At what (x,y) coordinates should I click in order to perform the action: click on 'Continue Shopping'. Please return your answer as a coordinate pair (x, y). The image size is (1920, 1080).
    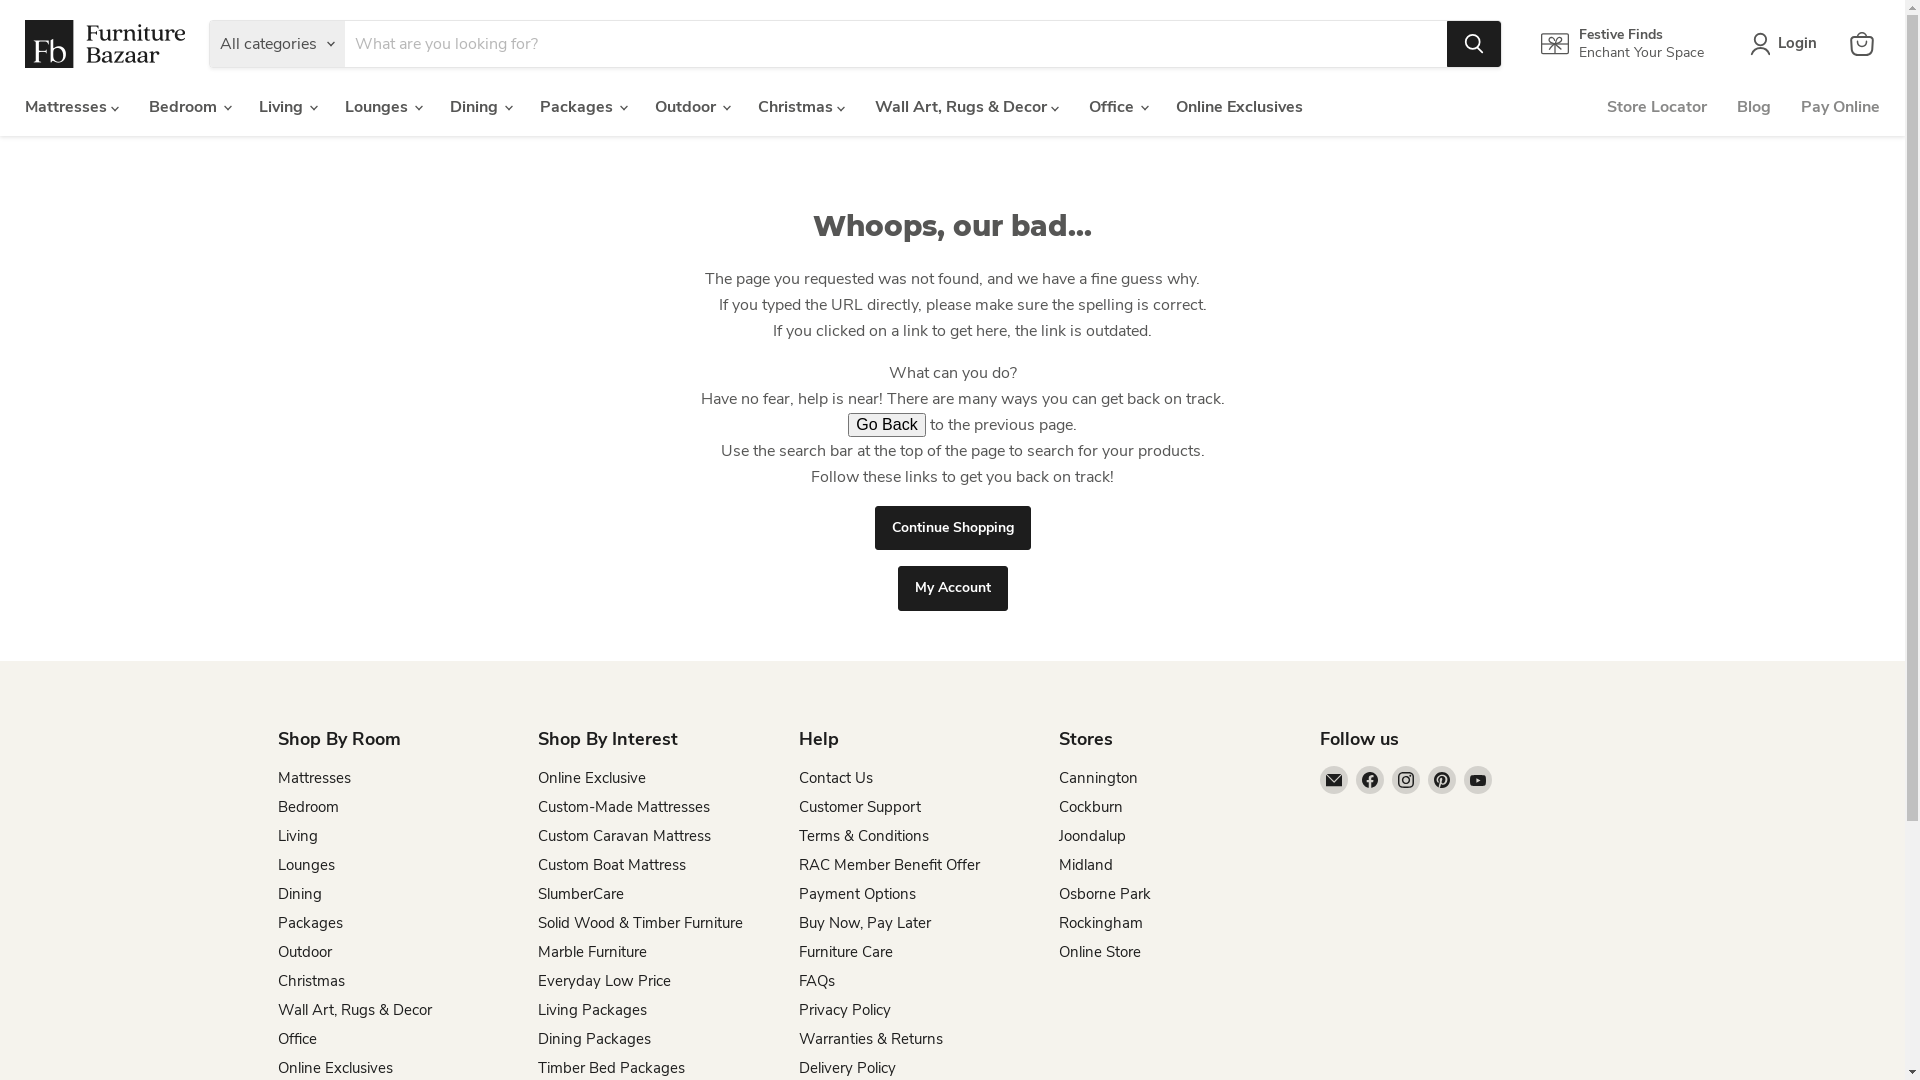
    Looking at the image, I should click on (950, 527).